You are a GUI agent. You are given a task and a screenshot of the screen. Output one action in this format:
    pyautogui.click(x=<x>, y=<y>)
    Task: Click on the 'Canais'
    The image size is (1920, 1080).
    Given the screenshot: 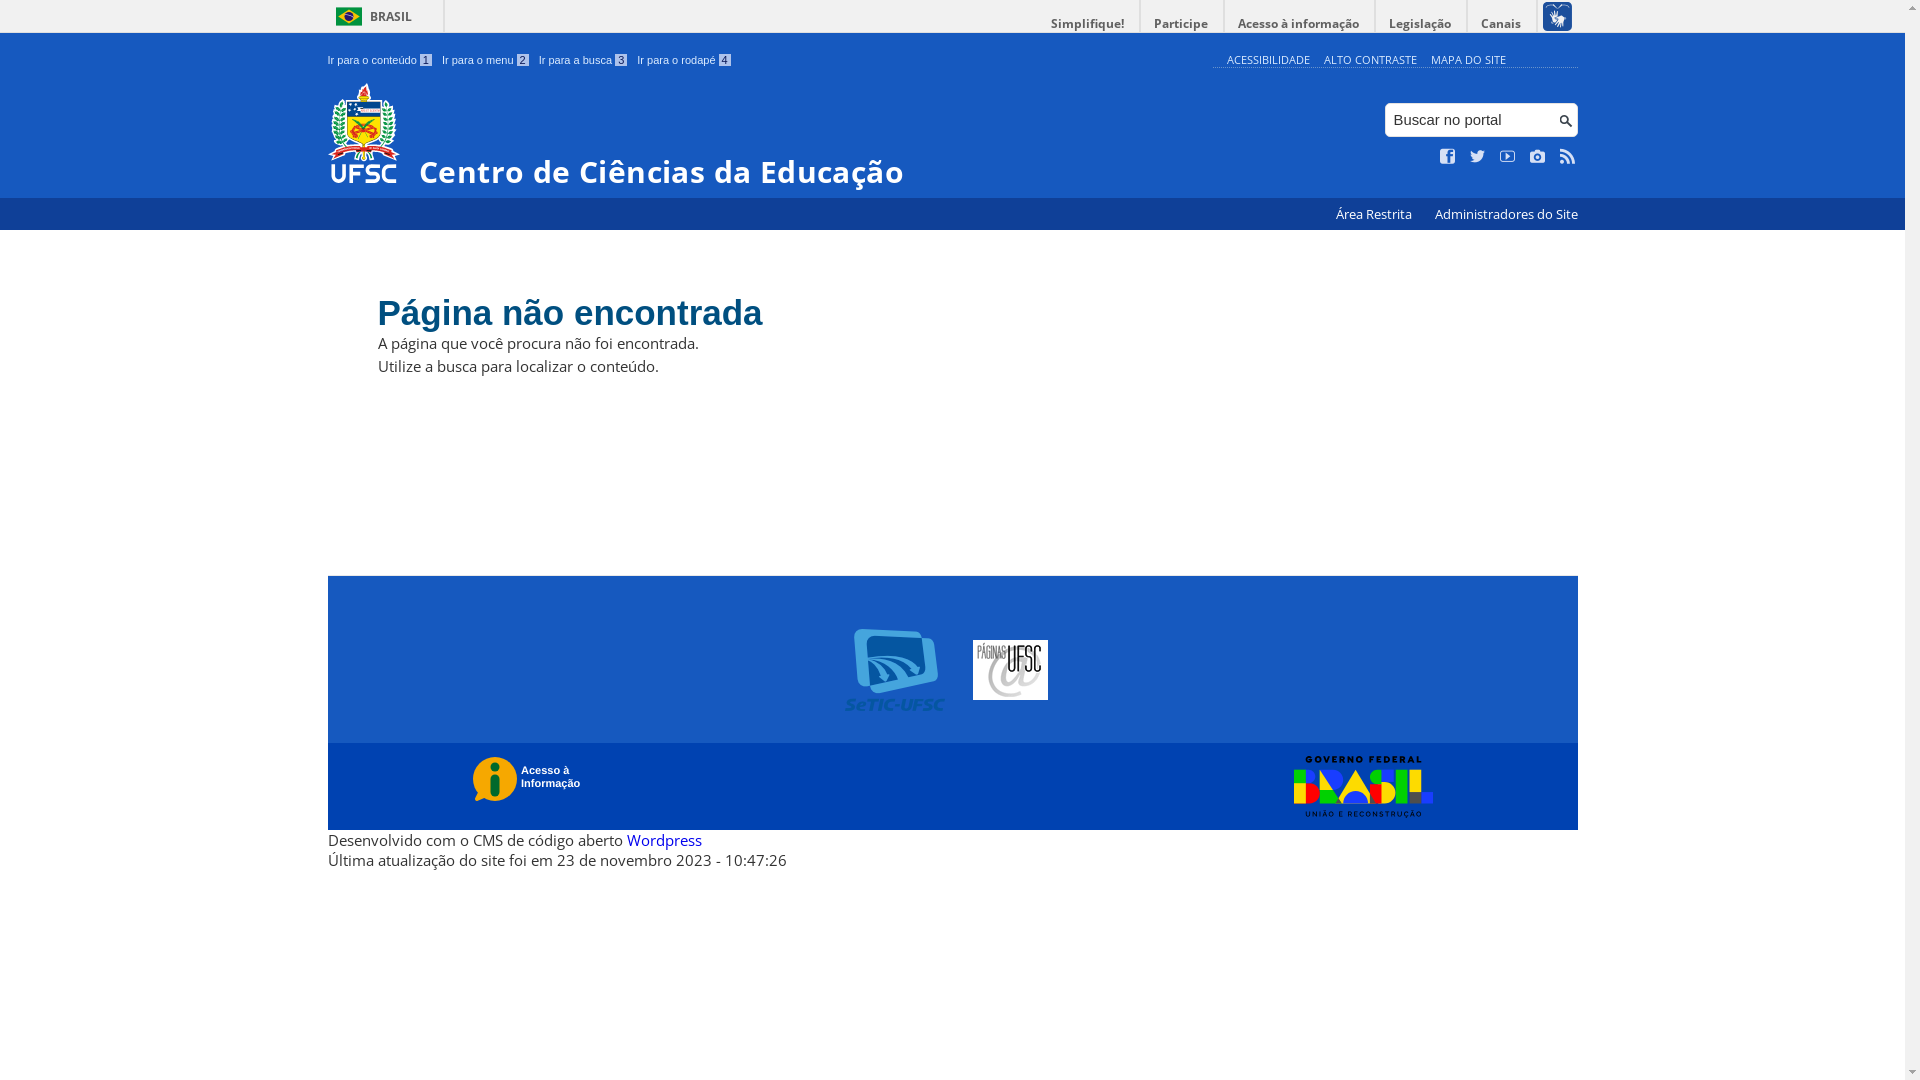 What is the action you would take?
    pyautogui.click(x=1502, y=23)
    